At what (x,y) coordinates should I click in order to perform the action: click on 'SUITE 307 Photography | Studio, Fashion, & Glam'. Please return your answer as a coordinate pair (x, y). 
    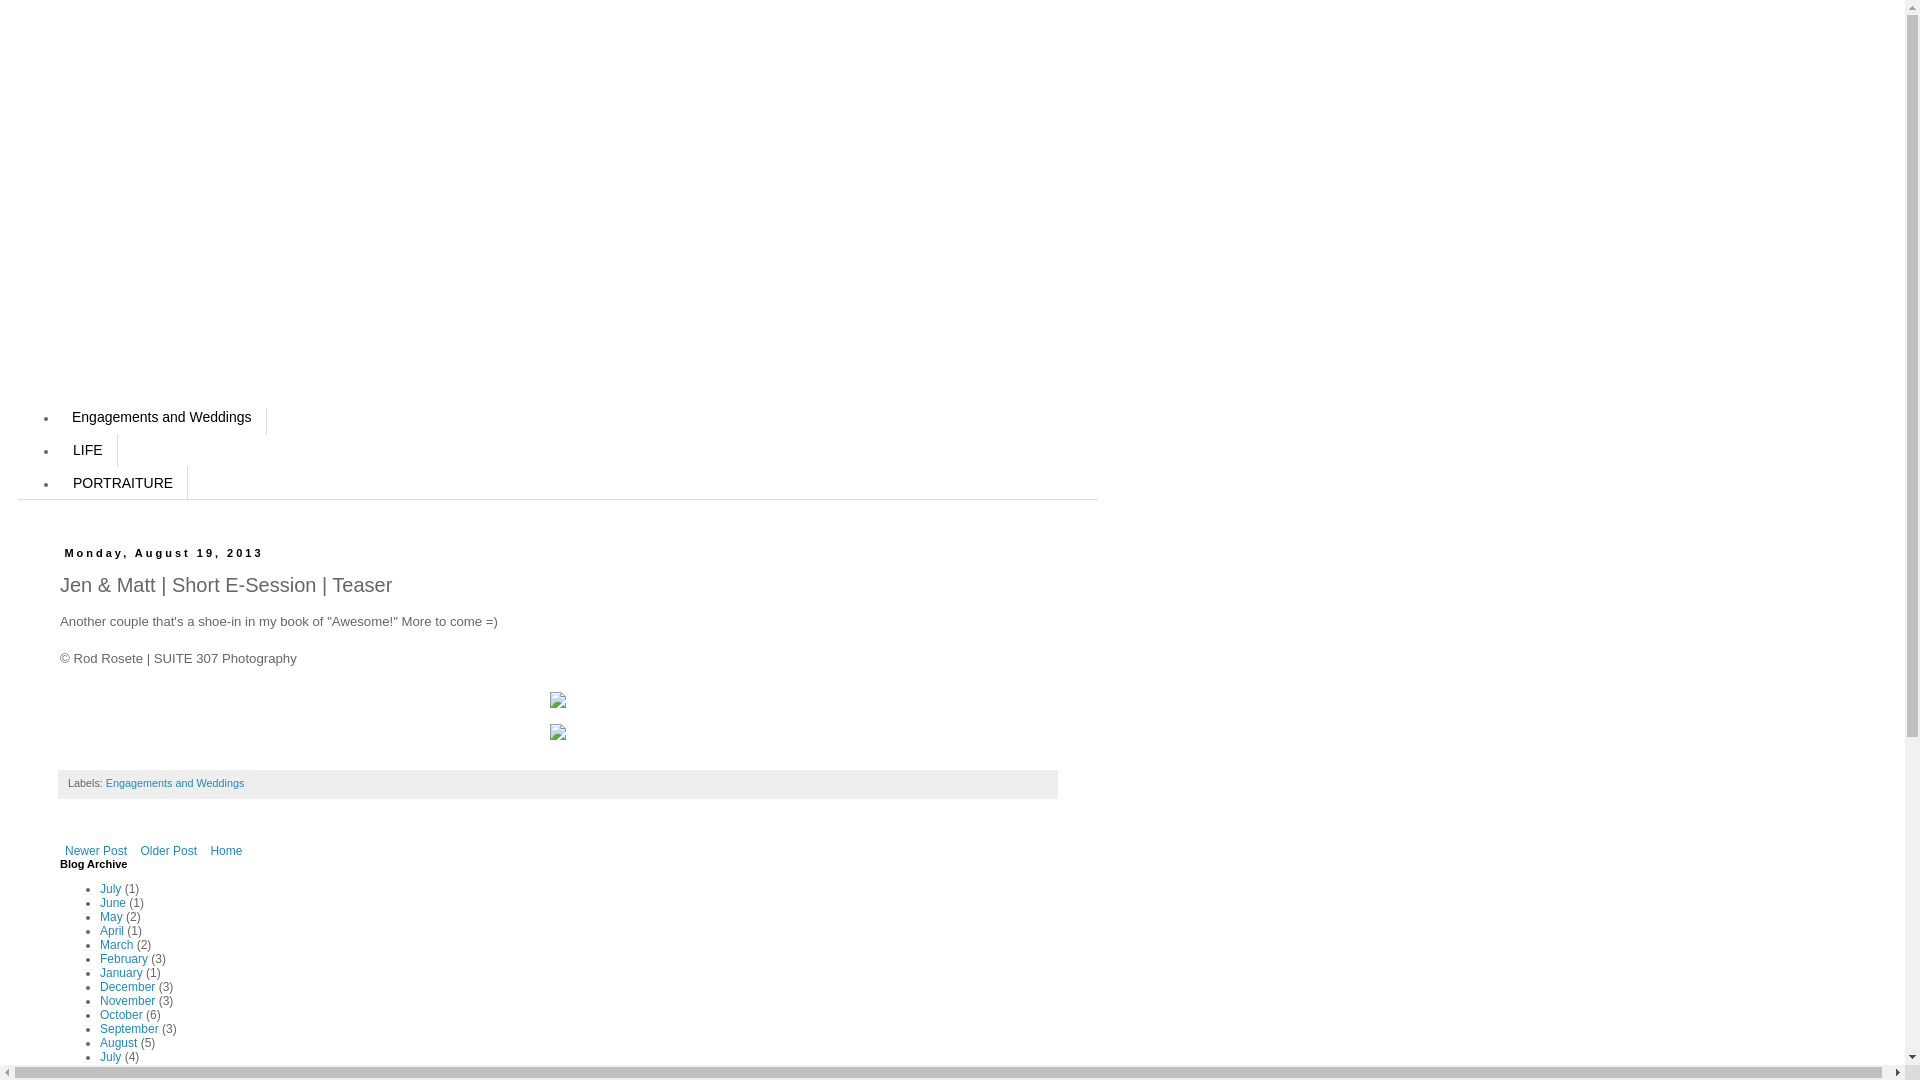
    Looking at the image, I should click on (231, 249).